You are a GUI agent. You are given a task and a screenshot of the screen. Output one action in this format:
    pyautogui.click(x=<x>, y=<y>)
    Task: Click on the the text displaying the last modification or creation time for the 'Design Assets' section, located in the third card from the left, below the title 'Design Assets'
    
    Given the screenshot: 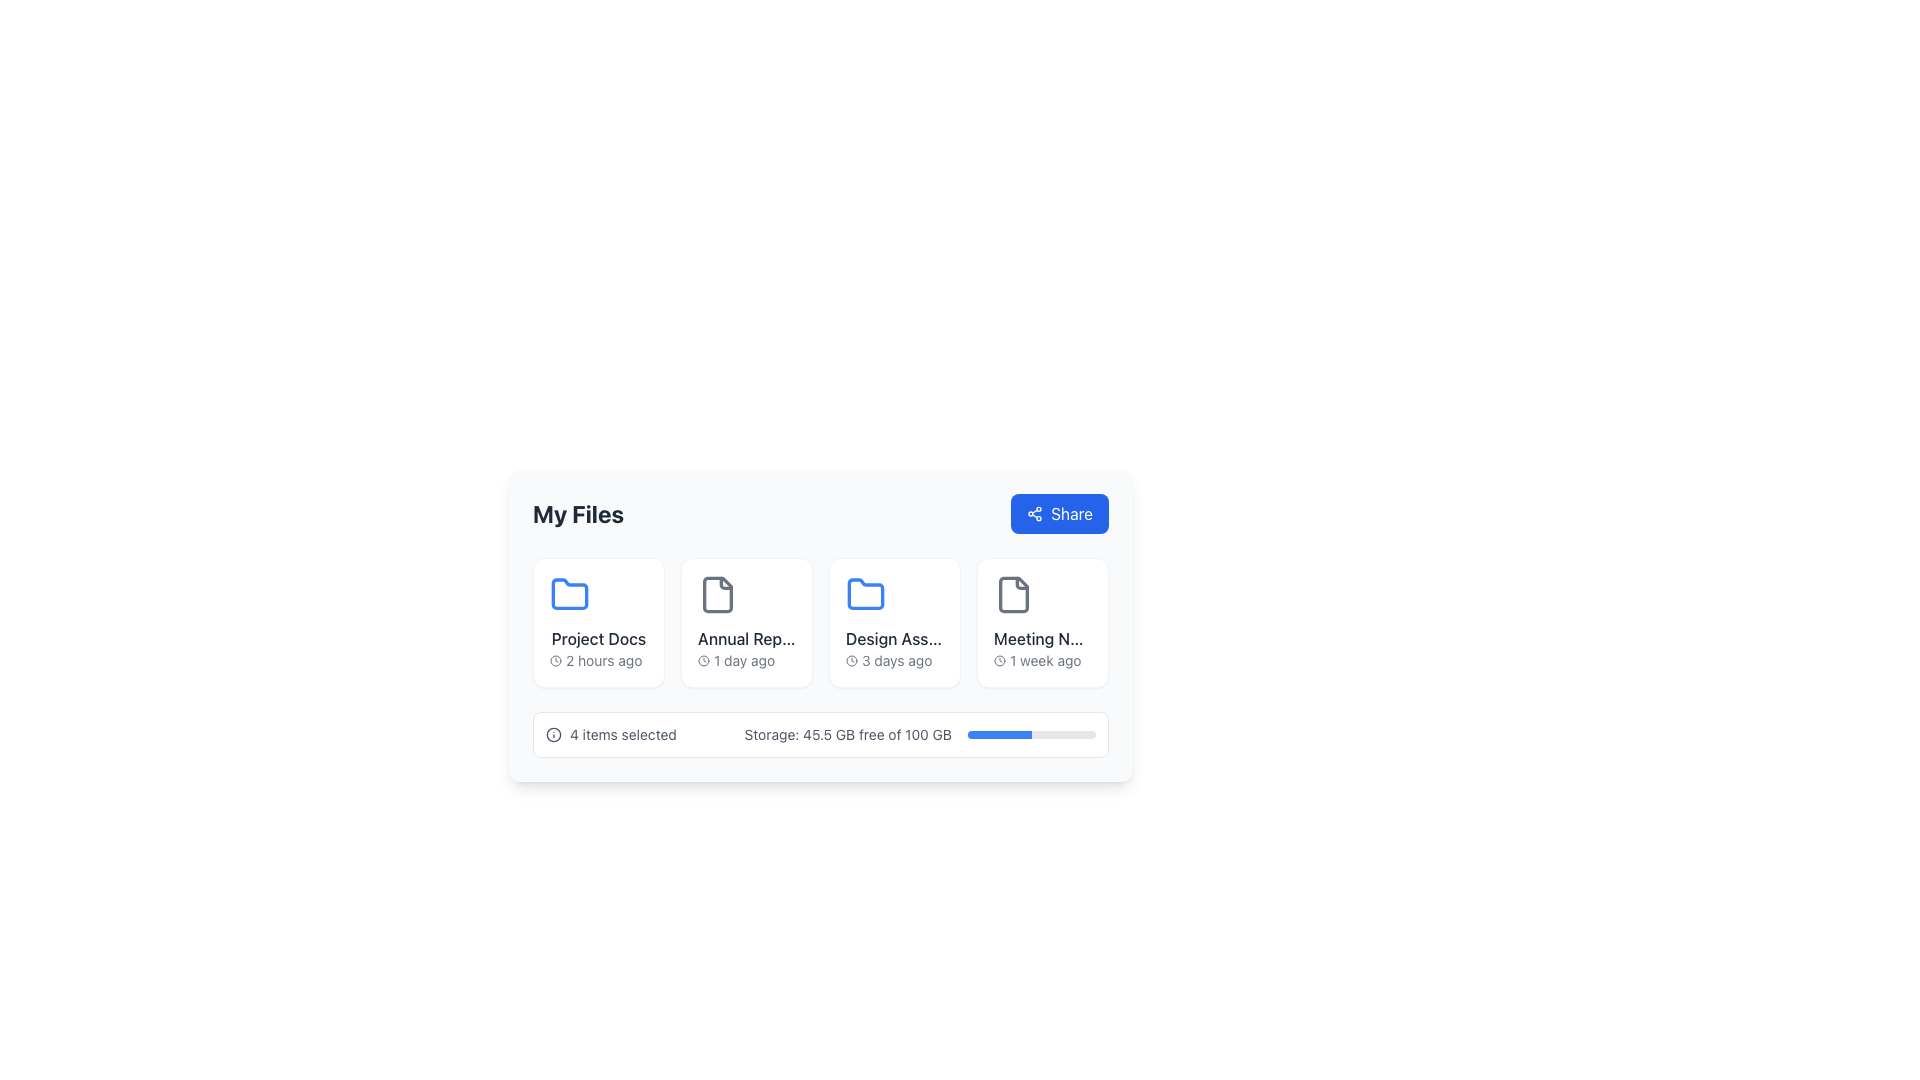 What is the action you would take?
    pyautogui.click(x=893, y=660)
    